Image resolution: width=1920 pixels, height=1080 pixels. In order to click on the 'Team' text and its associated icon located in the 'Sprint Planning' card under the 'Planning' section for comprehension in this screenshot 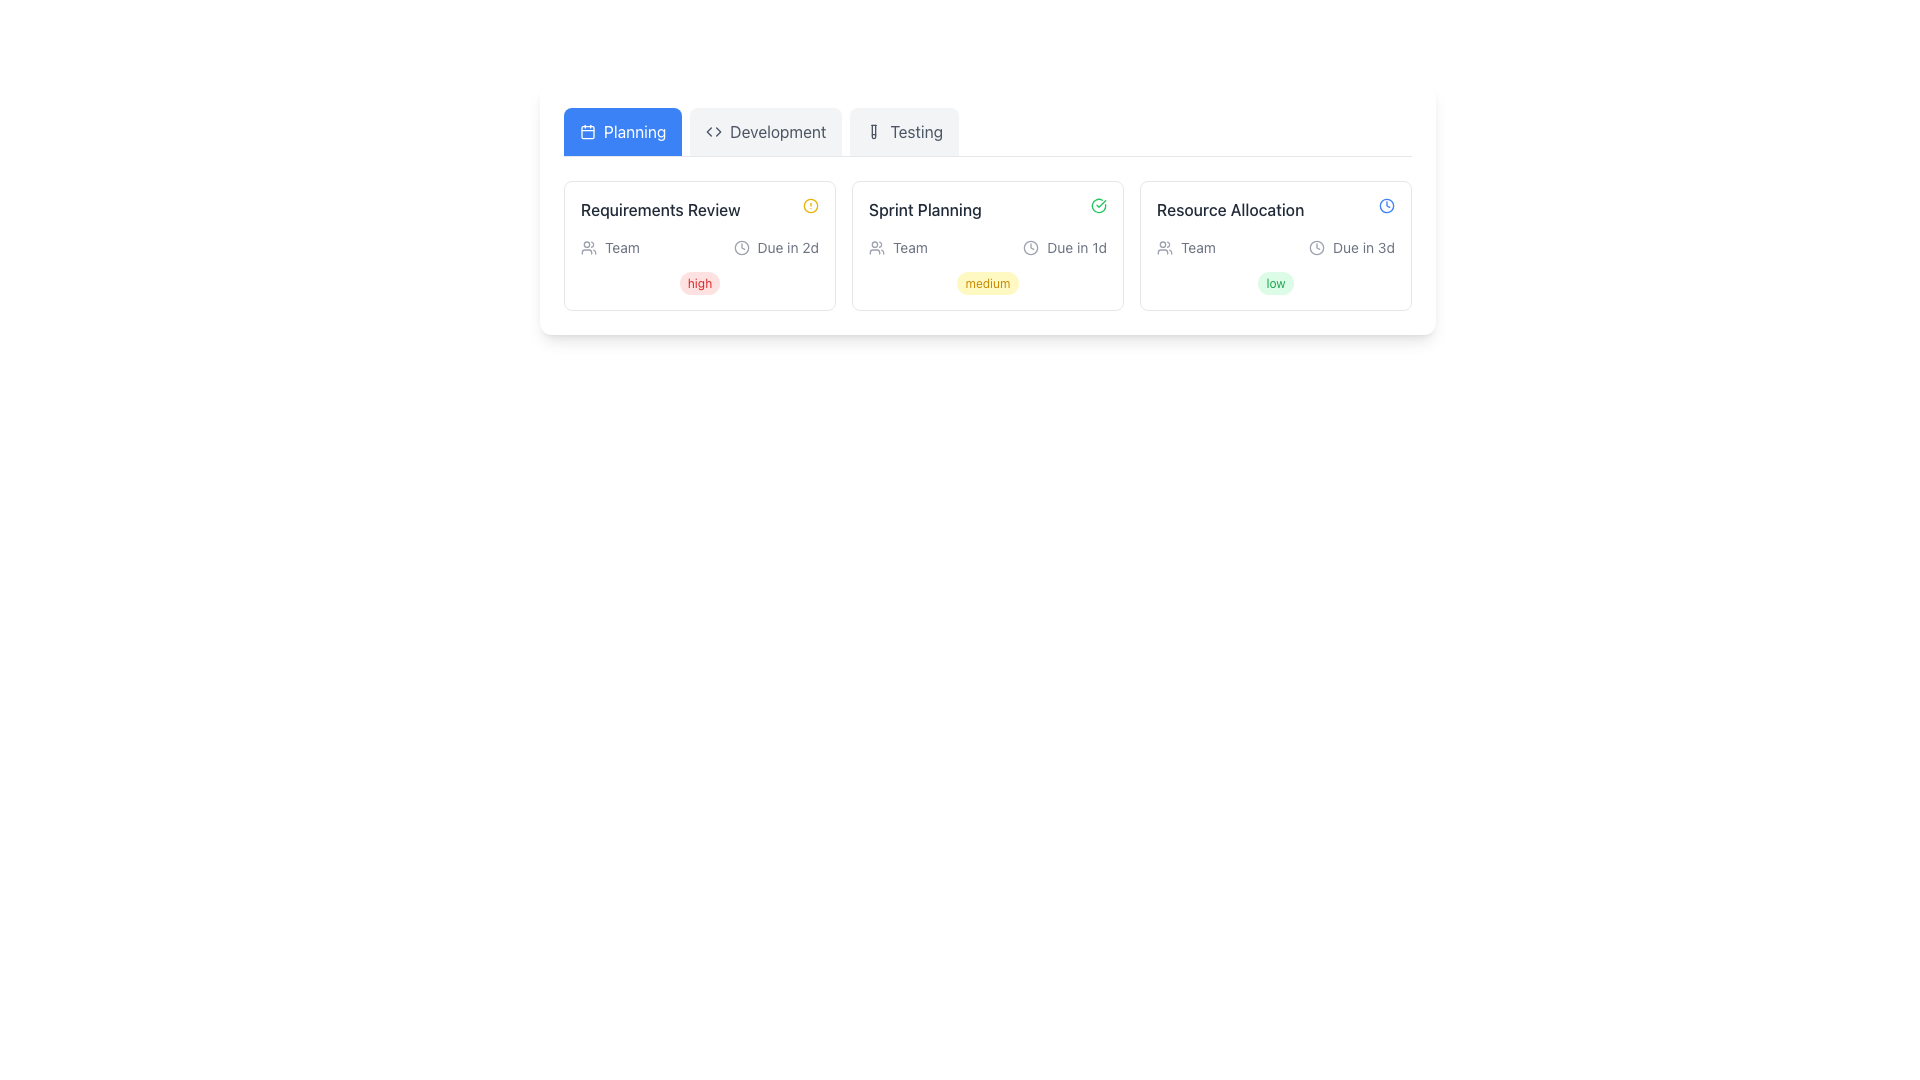, I will do `click(897, 246)`.